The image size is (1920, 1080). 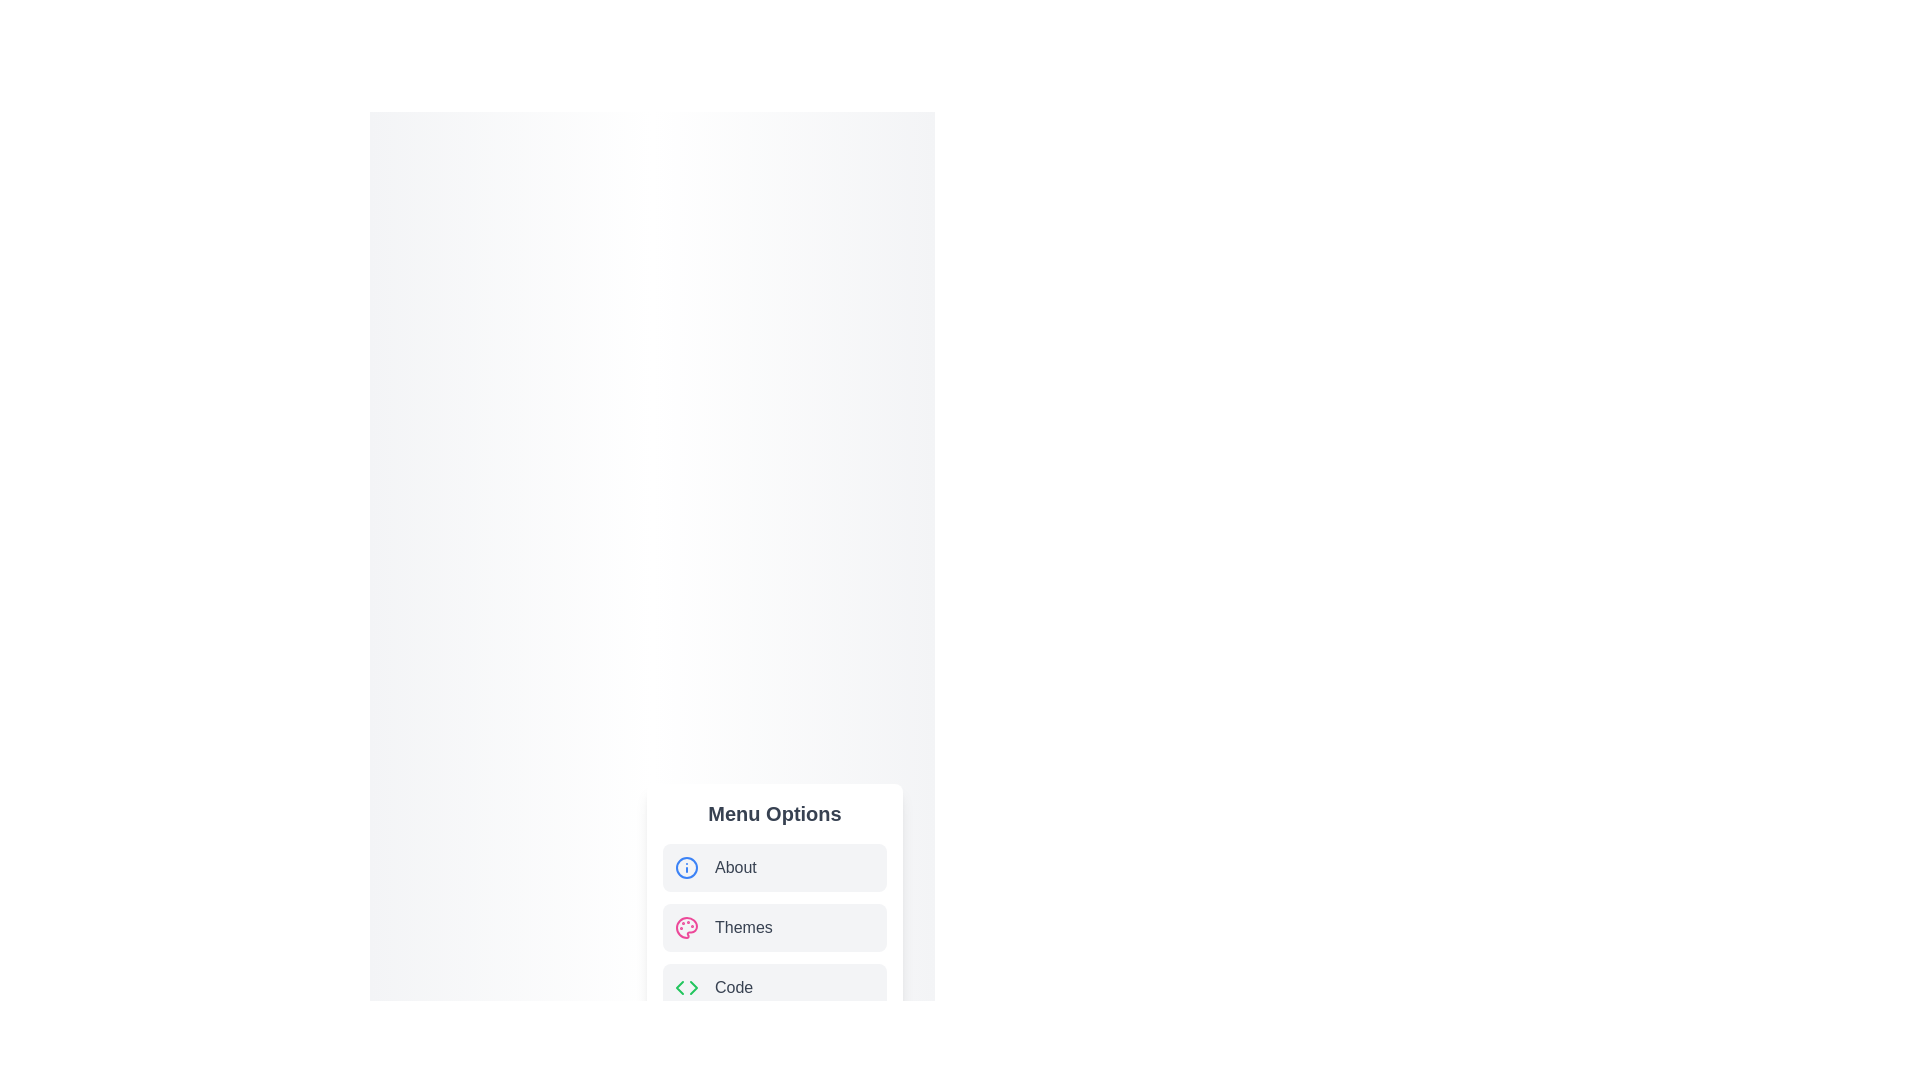 I want to click on the 'About' menu list item, so click(x=773, y=866).